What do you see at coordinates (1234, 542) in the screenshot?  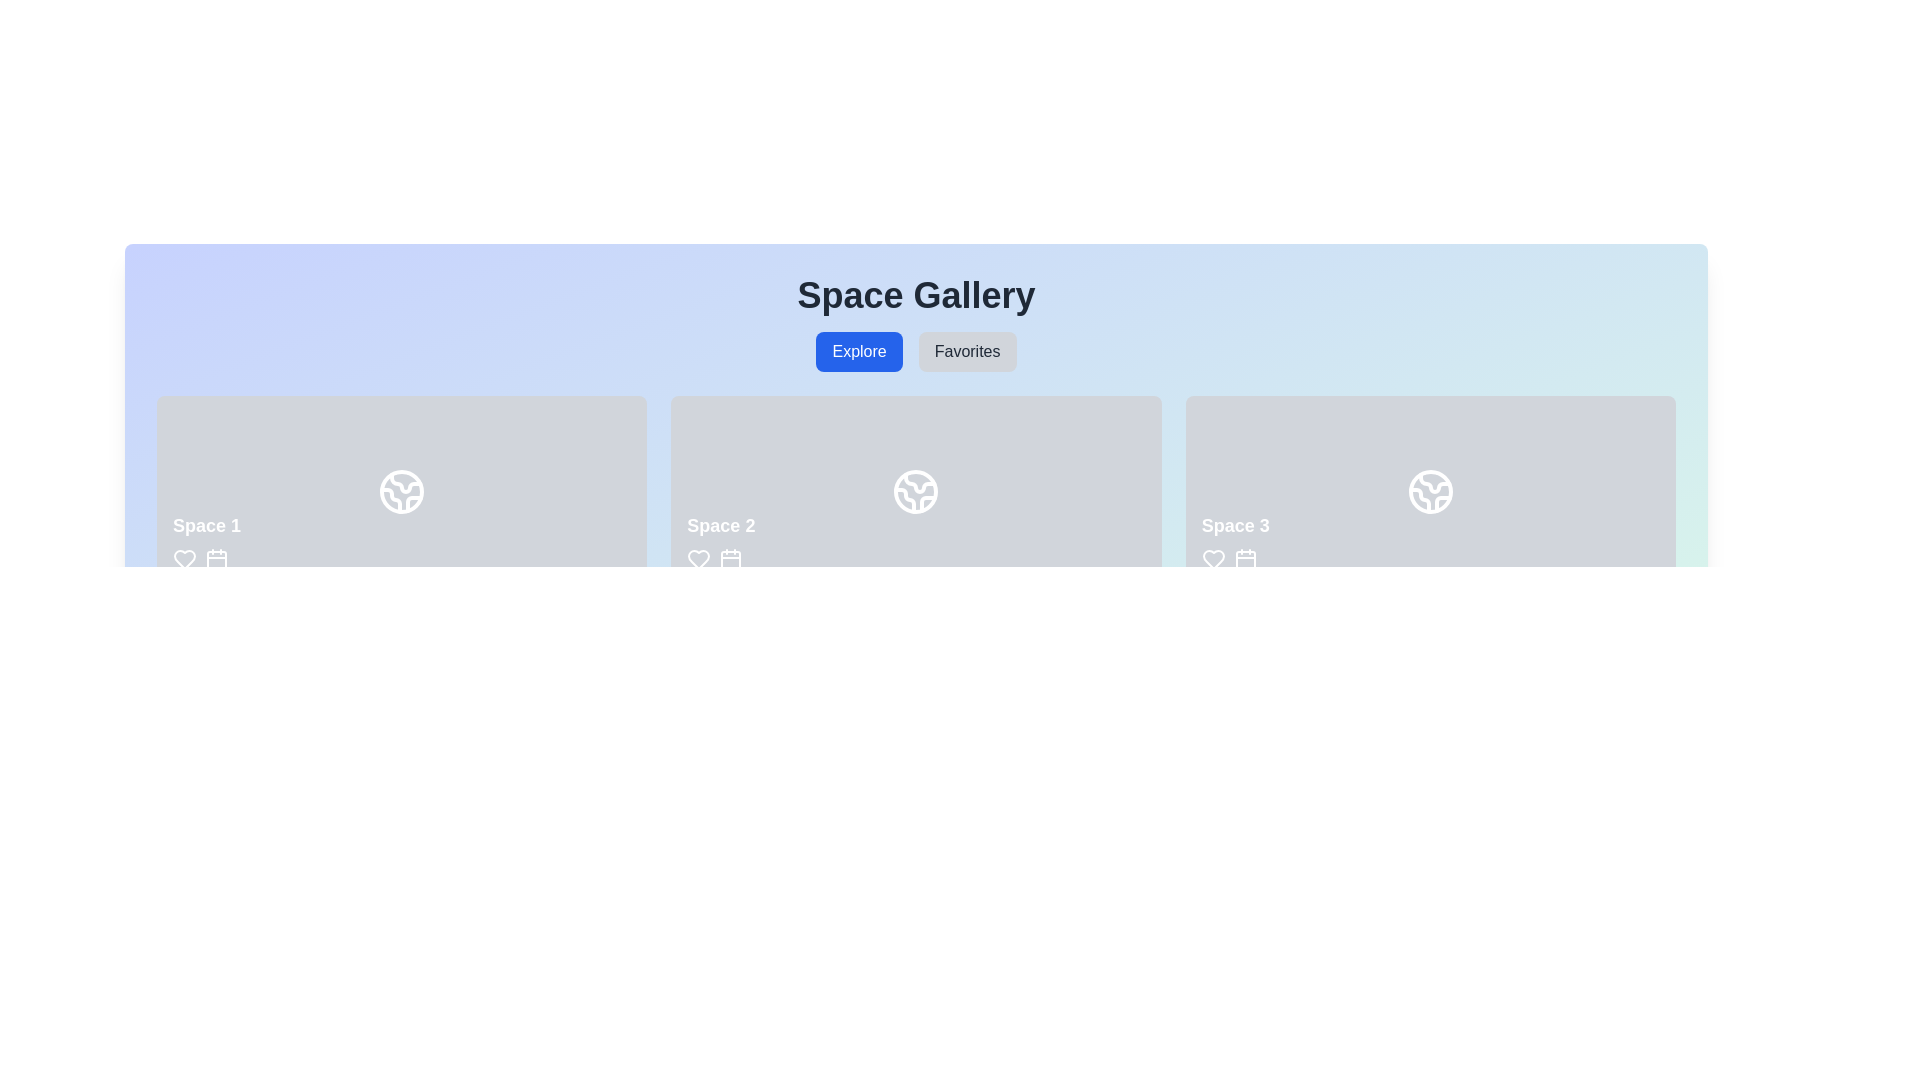 I see `the Text label located in the lower-left corner of the third card under the 'Space Gallery' section` at bounding box center [1234, 542].